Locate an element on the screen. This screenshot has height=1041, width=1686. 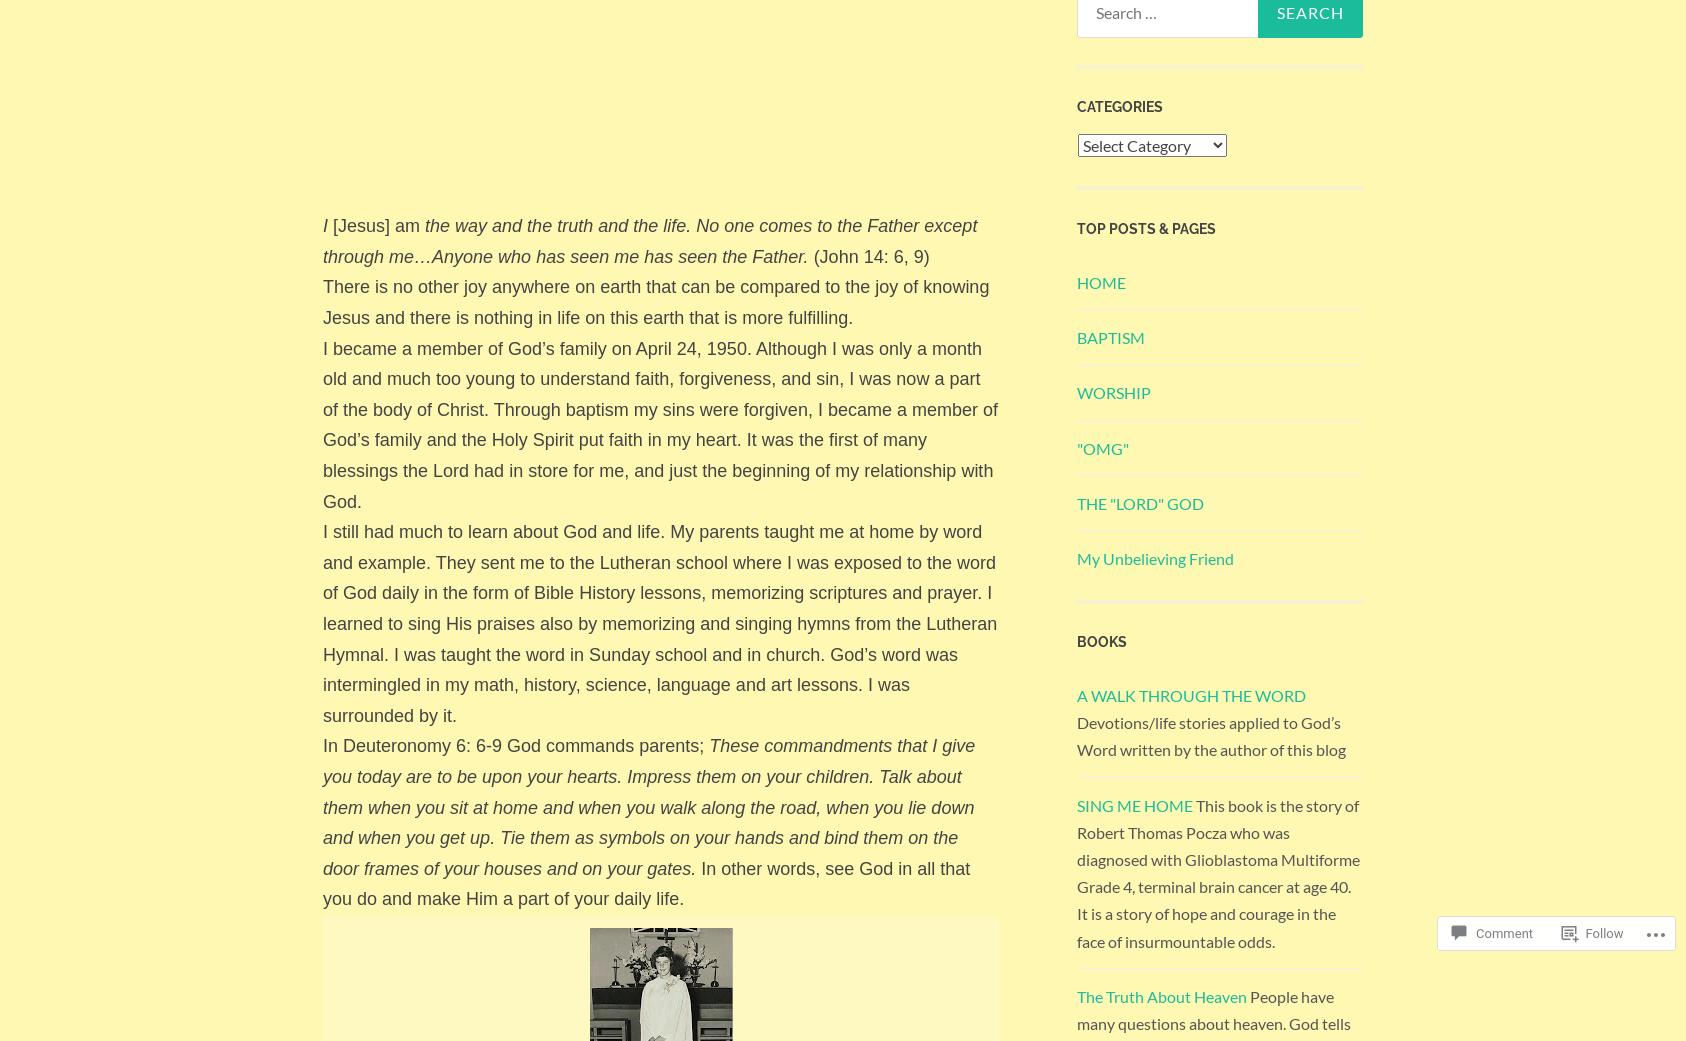
'Follow' is located at coordinates (1604, 930).